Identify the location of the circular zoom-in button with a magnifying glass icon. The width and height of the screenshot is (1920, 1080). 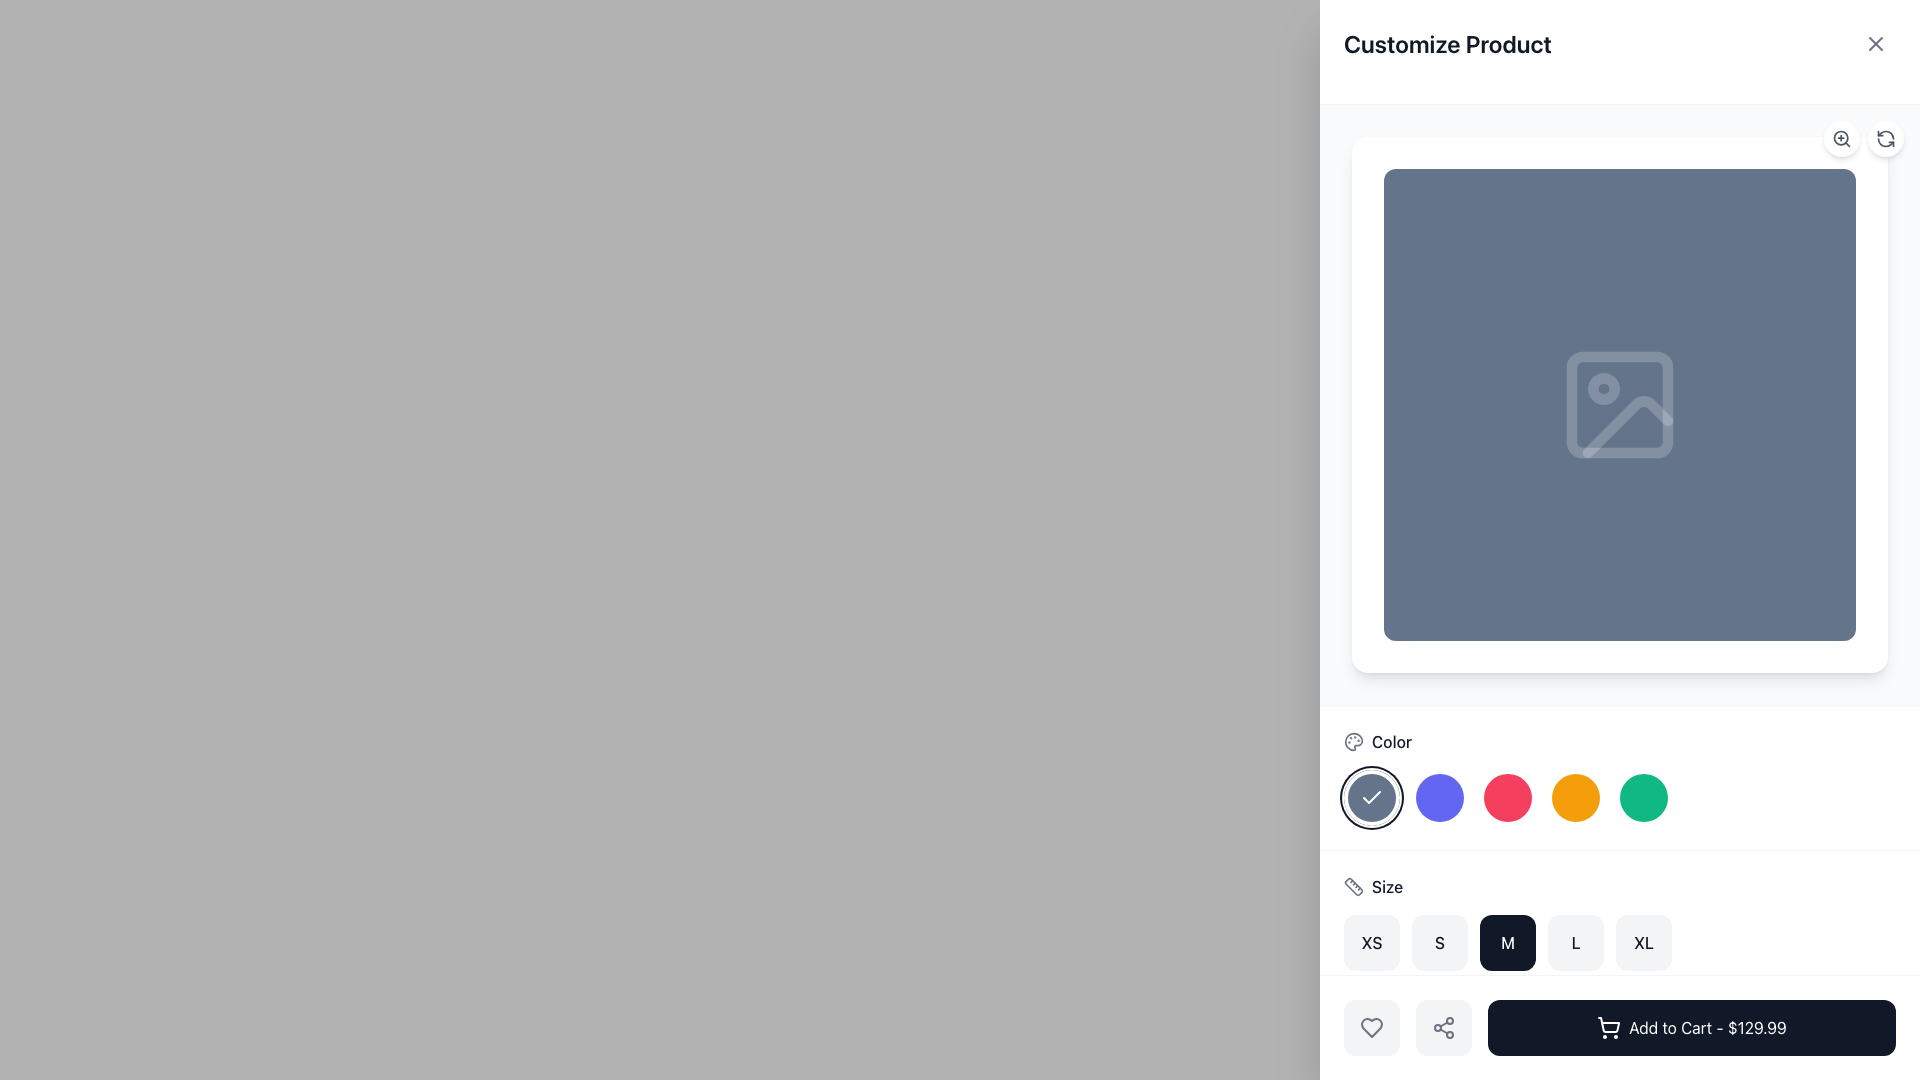
(1841, 137).